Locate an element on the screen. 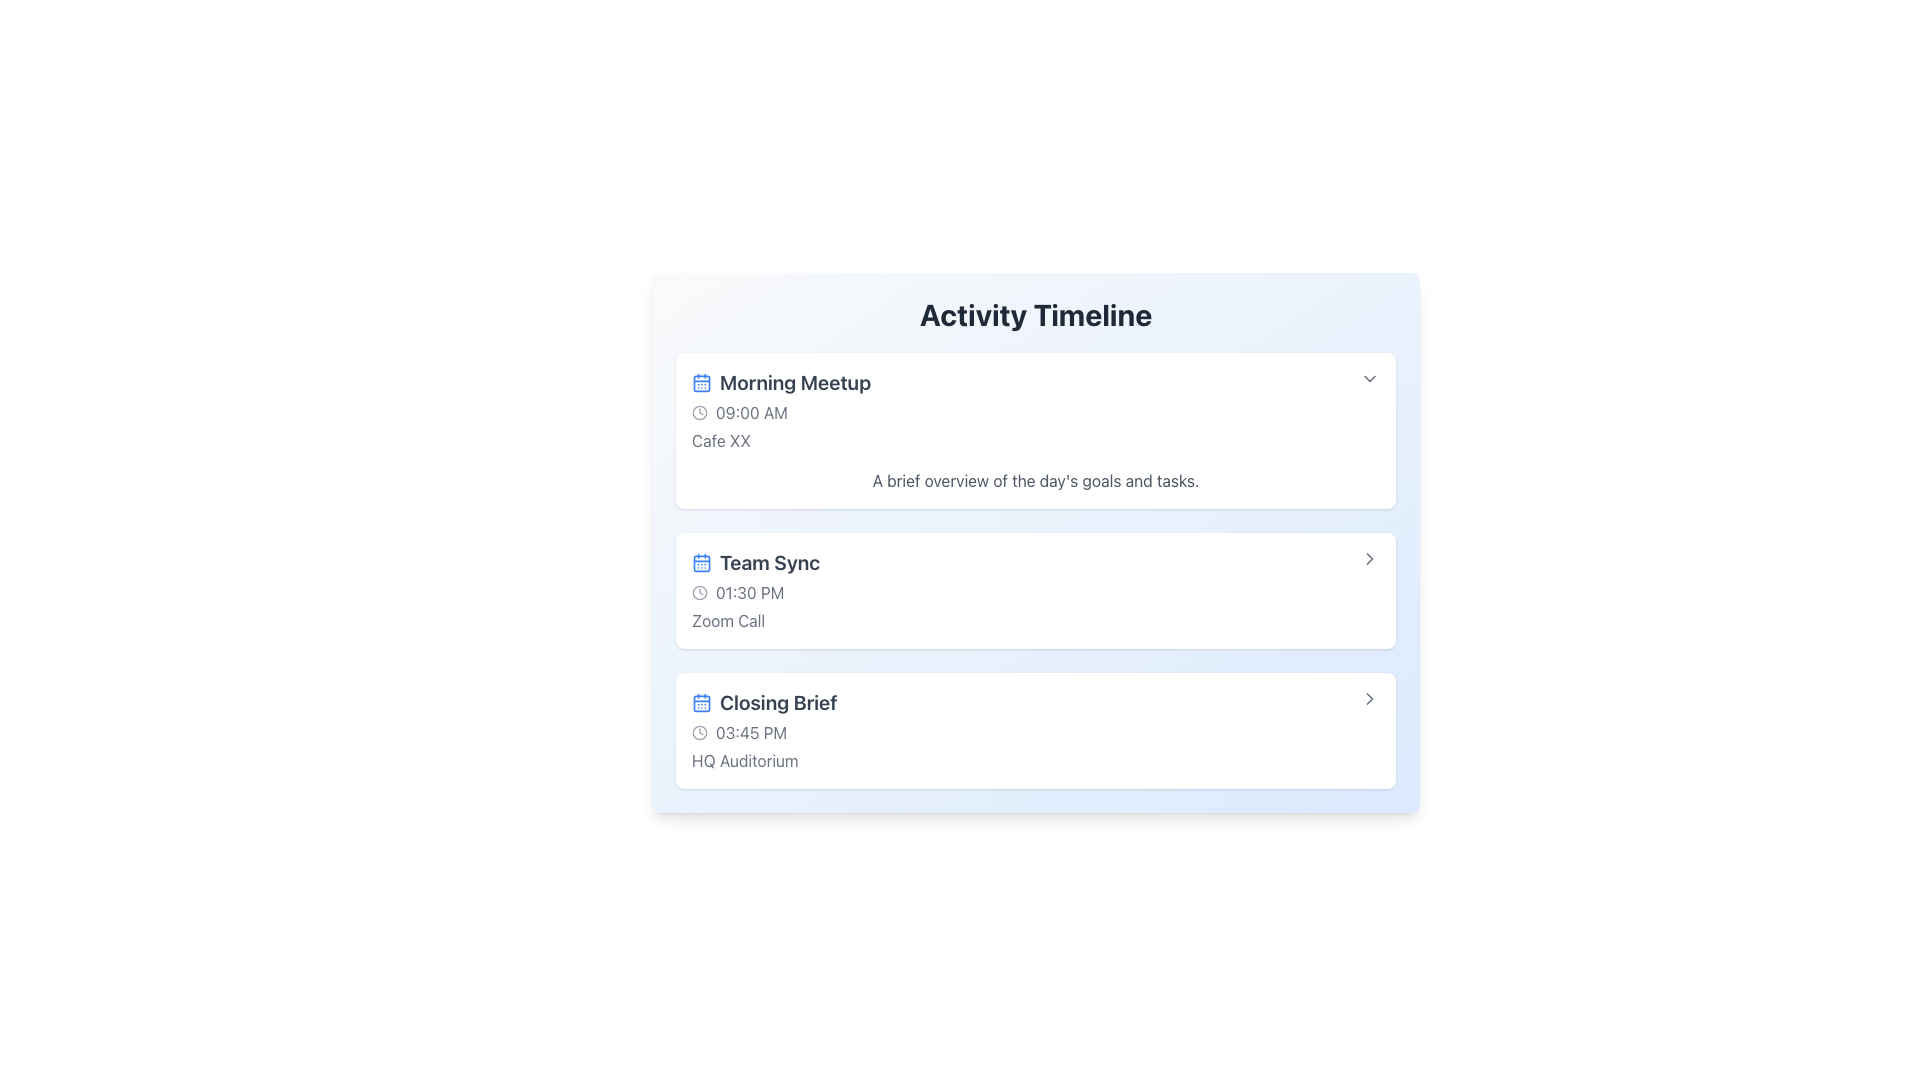 The height and width of the screenshot is (1080, 1920). the button located at the top-right corner of the 'Morning Meetup' activity card is located at coordinates (1368, 378).